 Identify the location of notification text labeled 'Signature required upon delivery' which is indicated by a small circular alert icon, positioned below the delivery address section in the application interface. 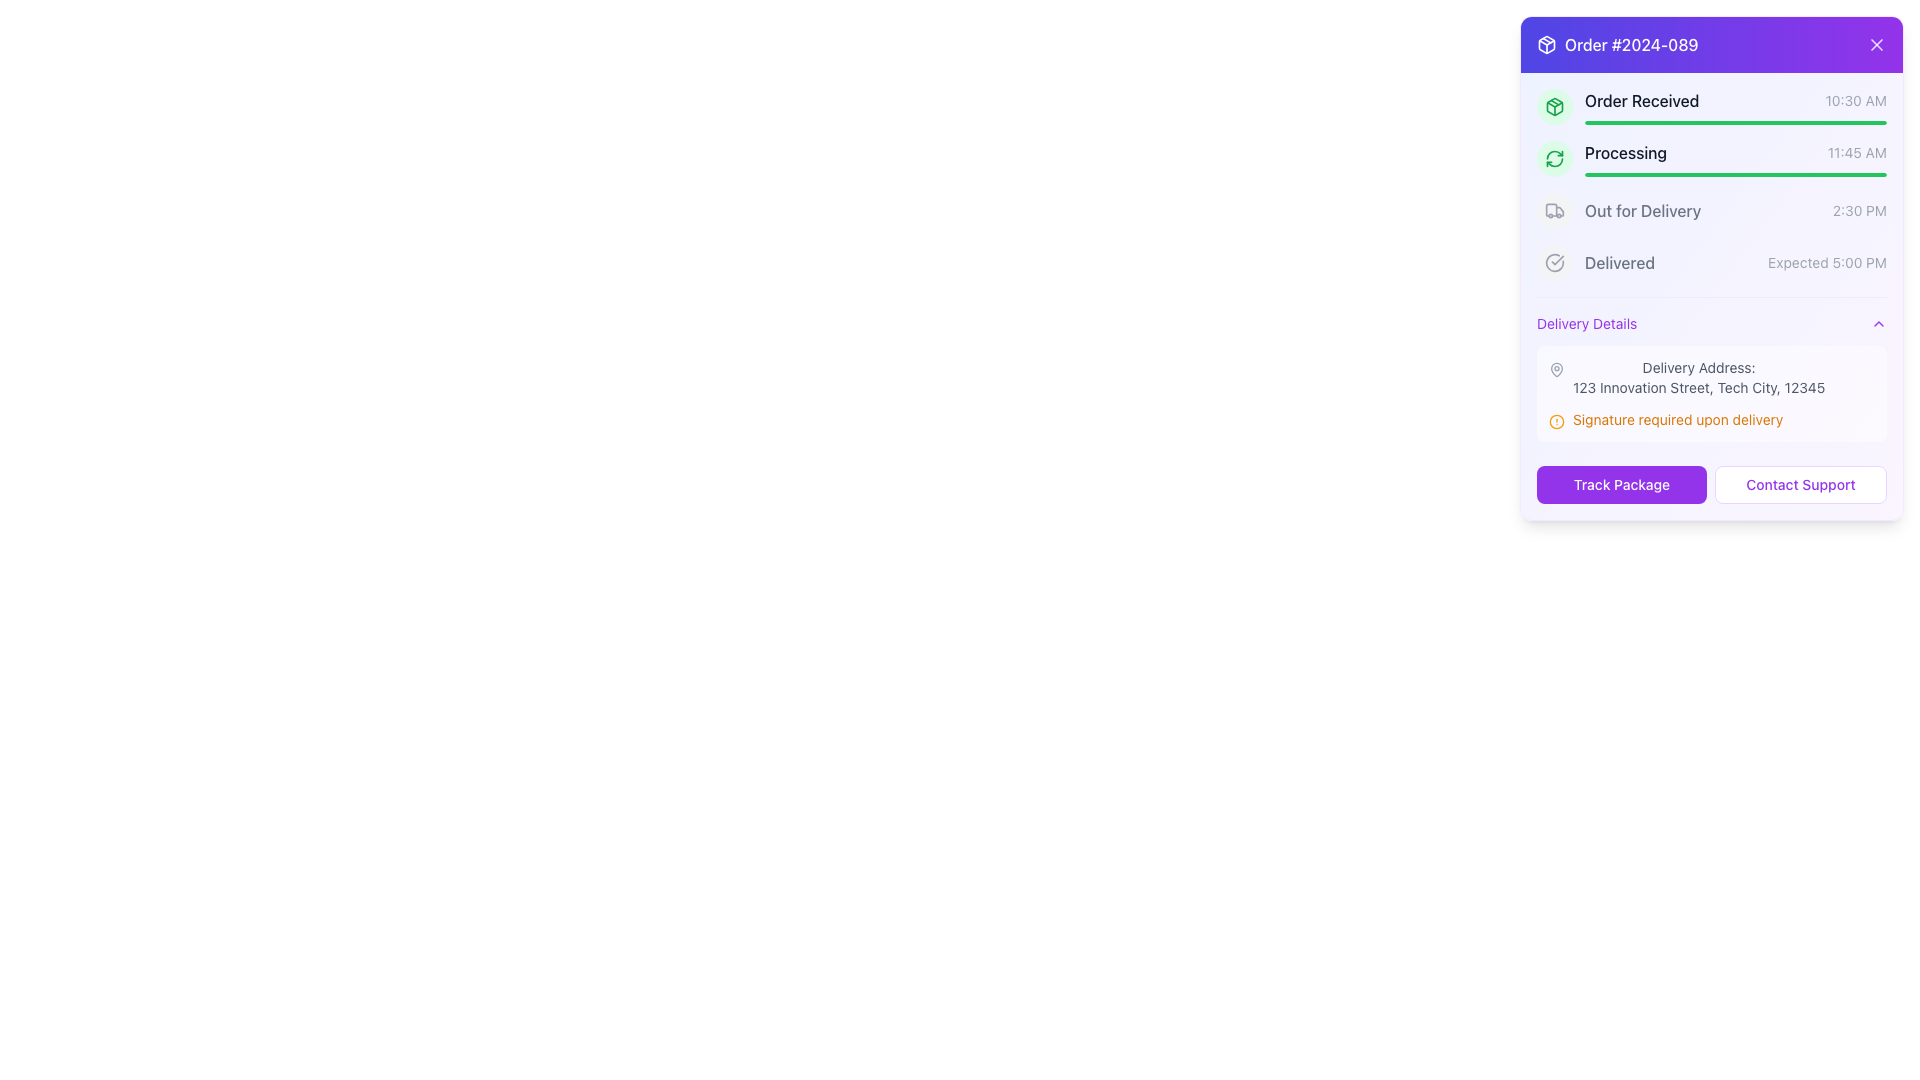
(1711, 419).